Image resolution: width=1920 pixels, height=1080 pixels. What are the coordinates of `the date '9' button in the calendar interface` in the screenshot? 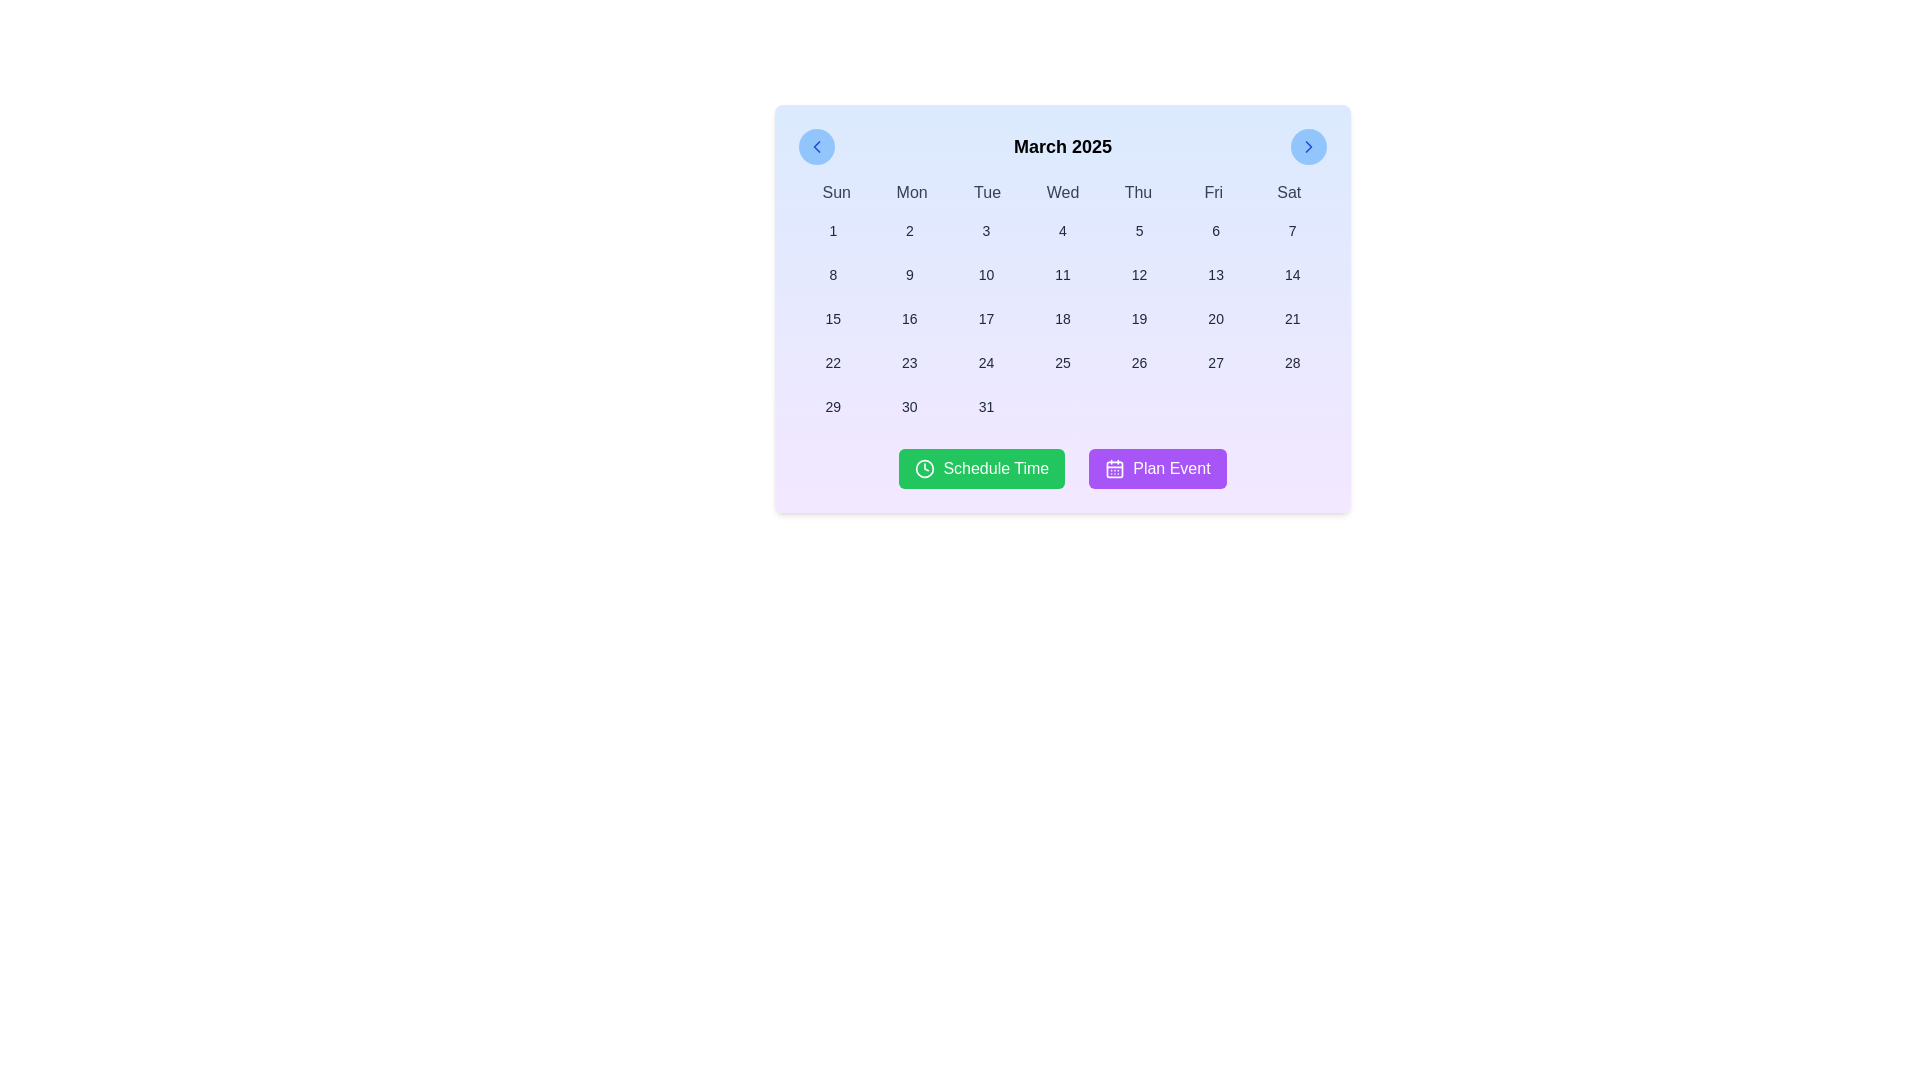 It's located at (908, 274).